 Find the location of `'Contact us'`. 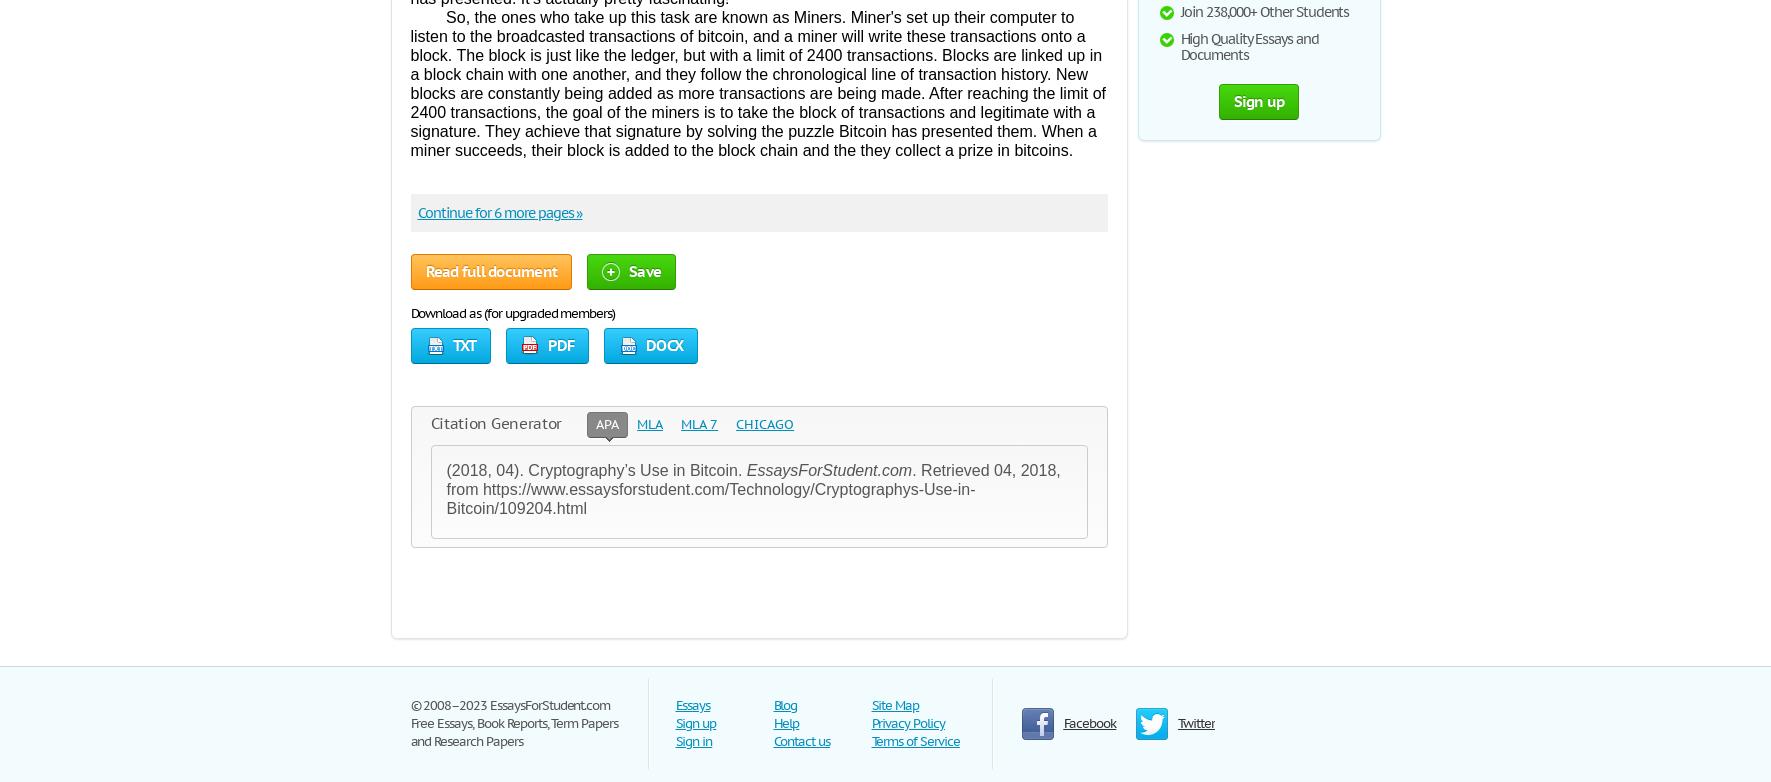

'Contact us' is located at coordinates (772, 740).